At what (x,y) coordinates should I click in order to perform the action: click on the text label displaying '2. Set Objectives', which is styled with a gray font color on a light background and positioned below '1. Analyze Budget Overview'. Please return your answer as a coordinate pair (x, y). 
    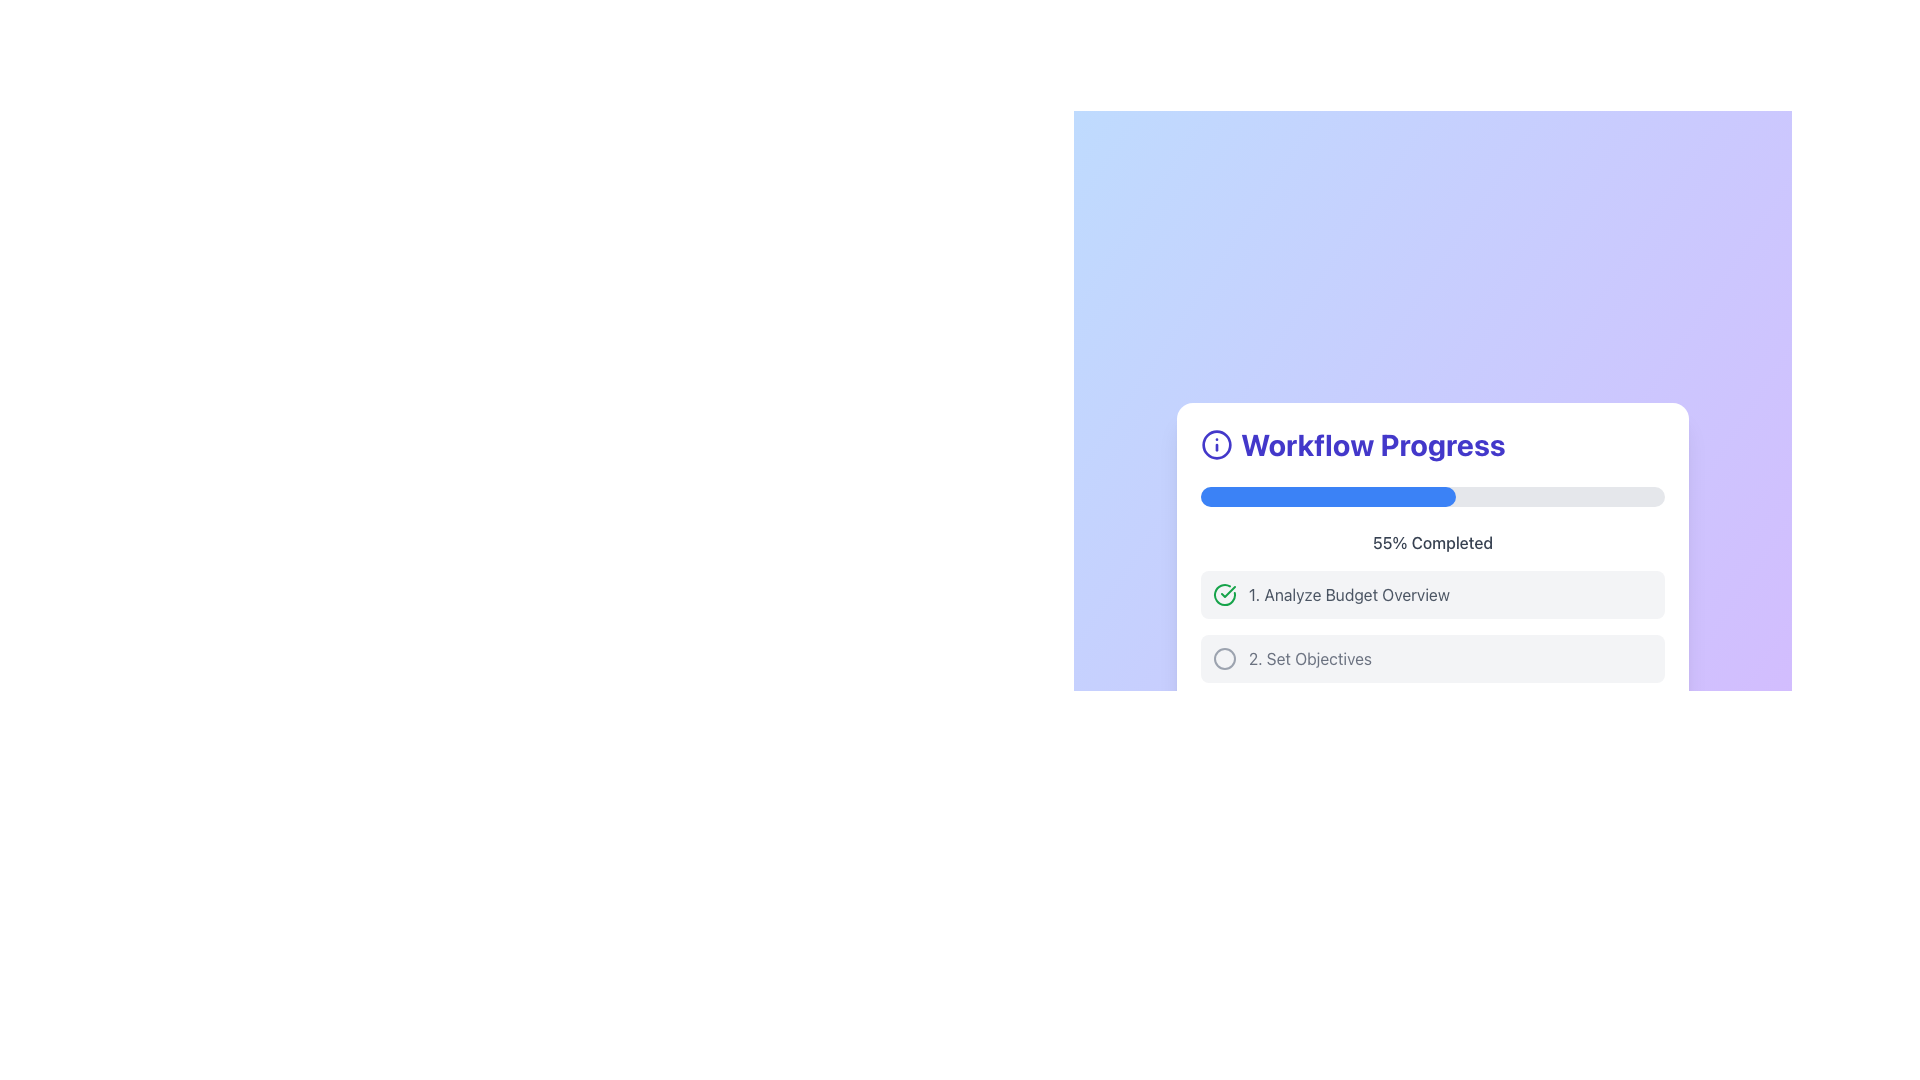
    Looking at the image, I should click on (1310, 659).